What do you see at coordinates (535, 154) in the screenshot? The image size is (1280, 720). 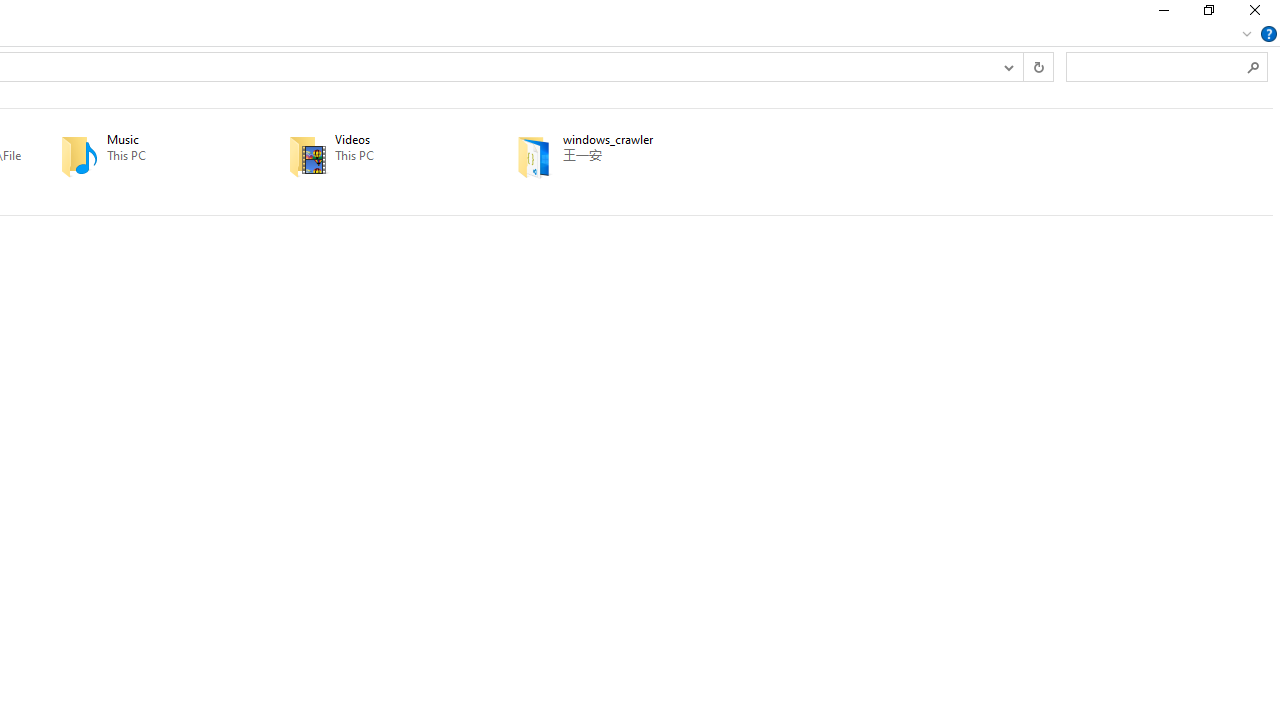 I see `'Class: UIImage'` at bounding box center [535, 154].